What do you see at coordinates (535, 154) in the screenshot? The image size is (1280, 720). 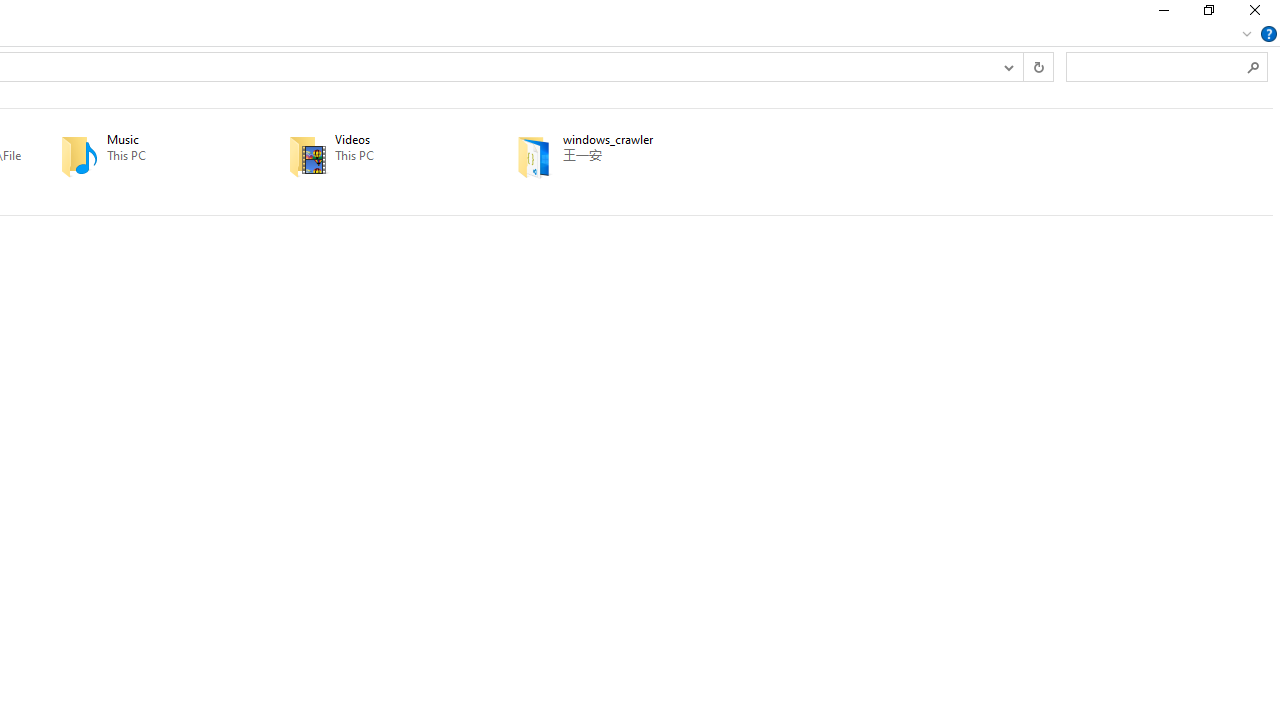 I see `'Class: UIImage'` at bounding box center [535, 154].